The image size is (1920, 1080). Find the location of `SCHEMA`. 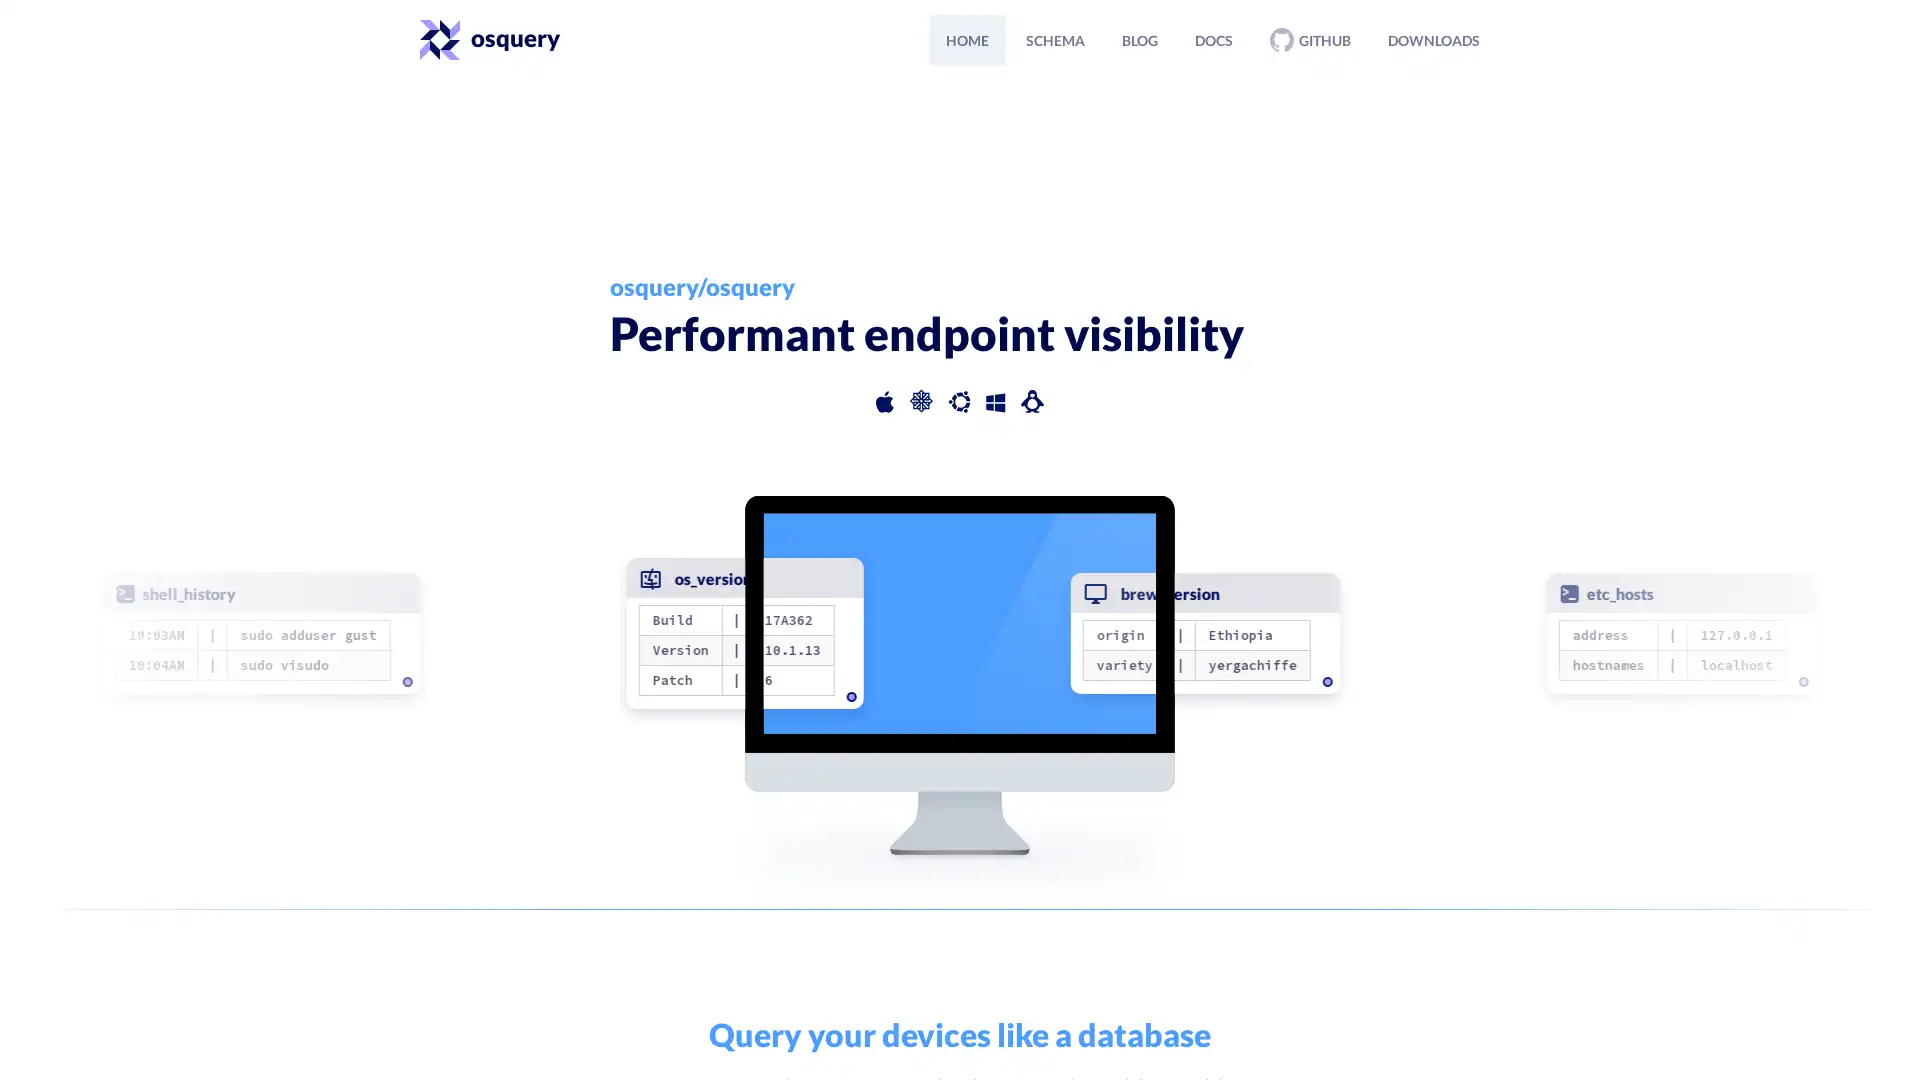

SCHEMA is located at coordinates (1054, 39).